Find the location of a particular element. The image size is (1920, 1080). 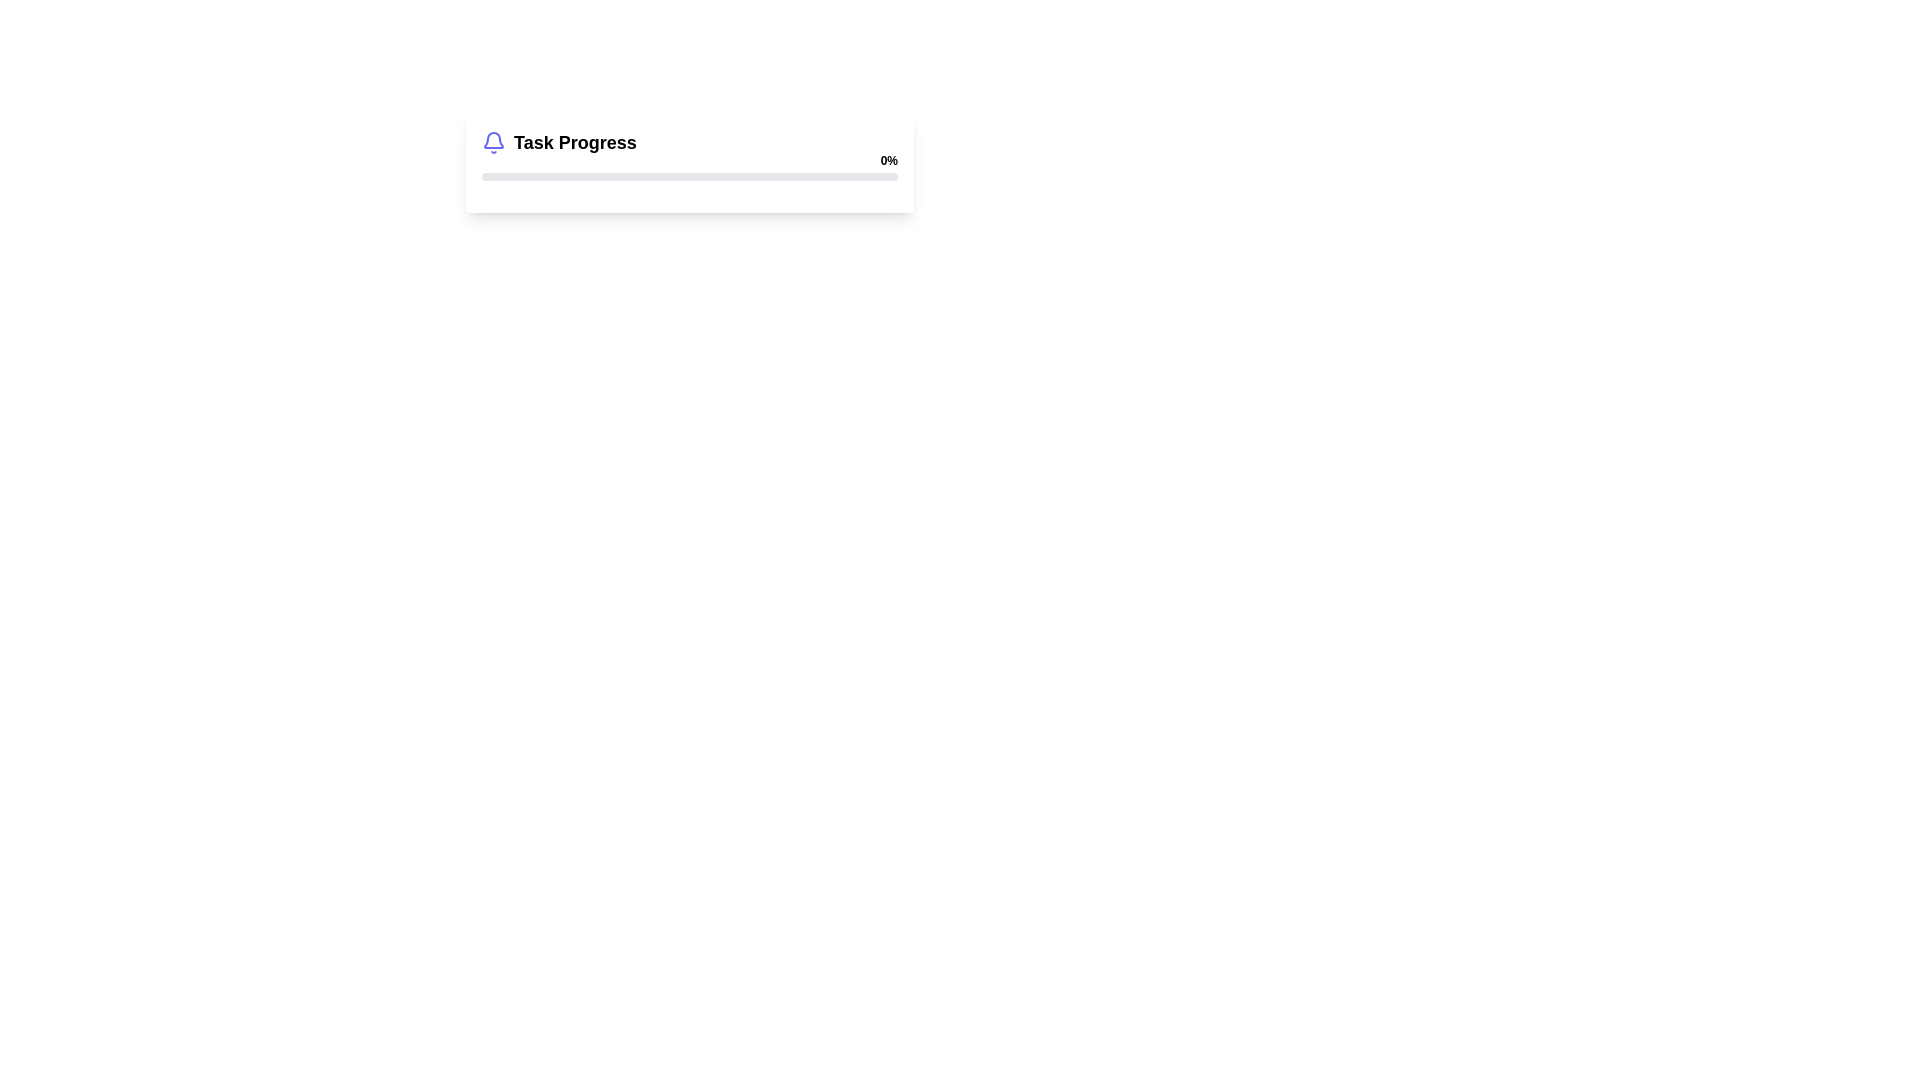

the static text element displaying '0%' which is styled in bold and located above the right end of the horizontal progress bar is located at coordinates (888, 160).